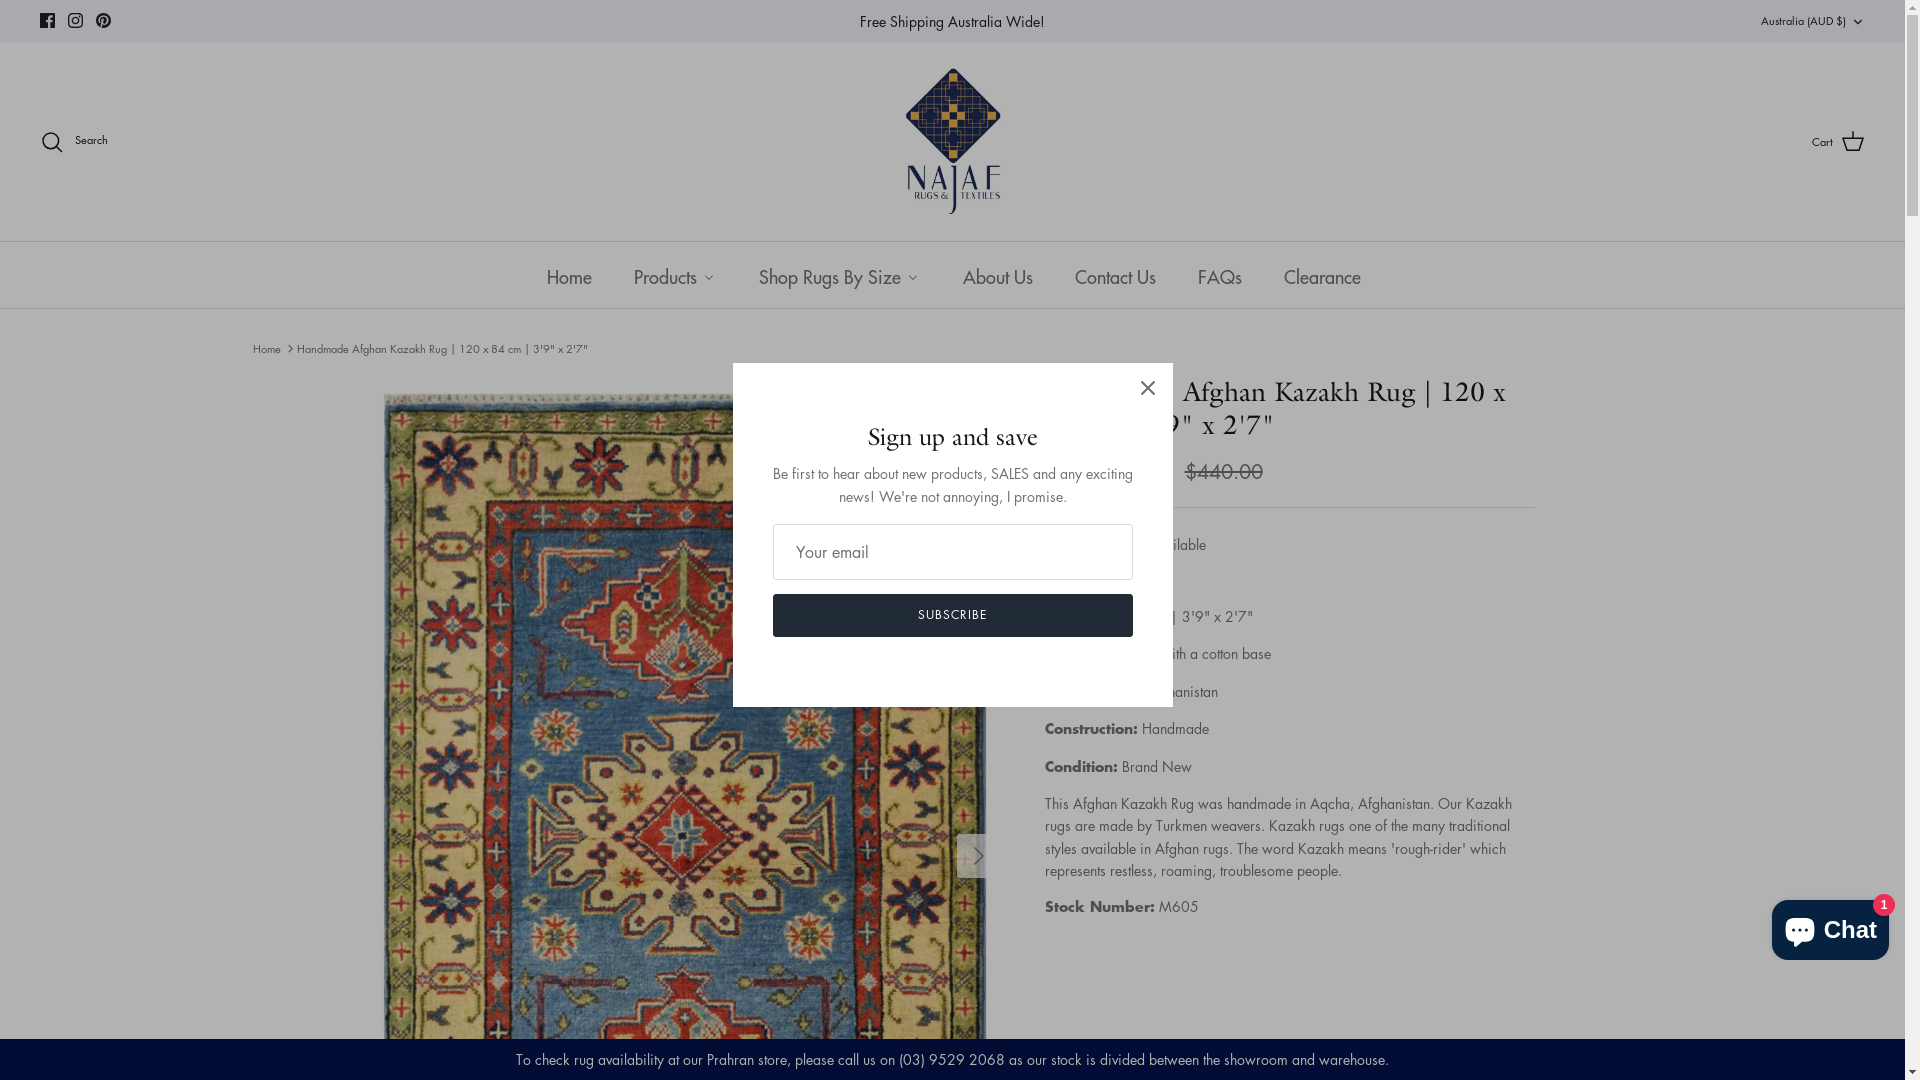  What do you see at coordinates (264, 347) in the screenshot?
I see `'Home'` at bounding box center [264, 347].